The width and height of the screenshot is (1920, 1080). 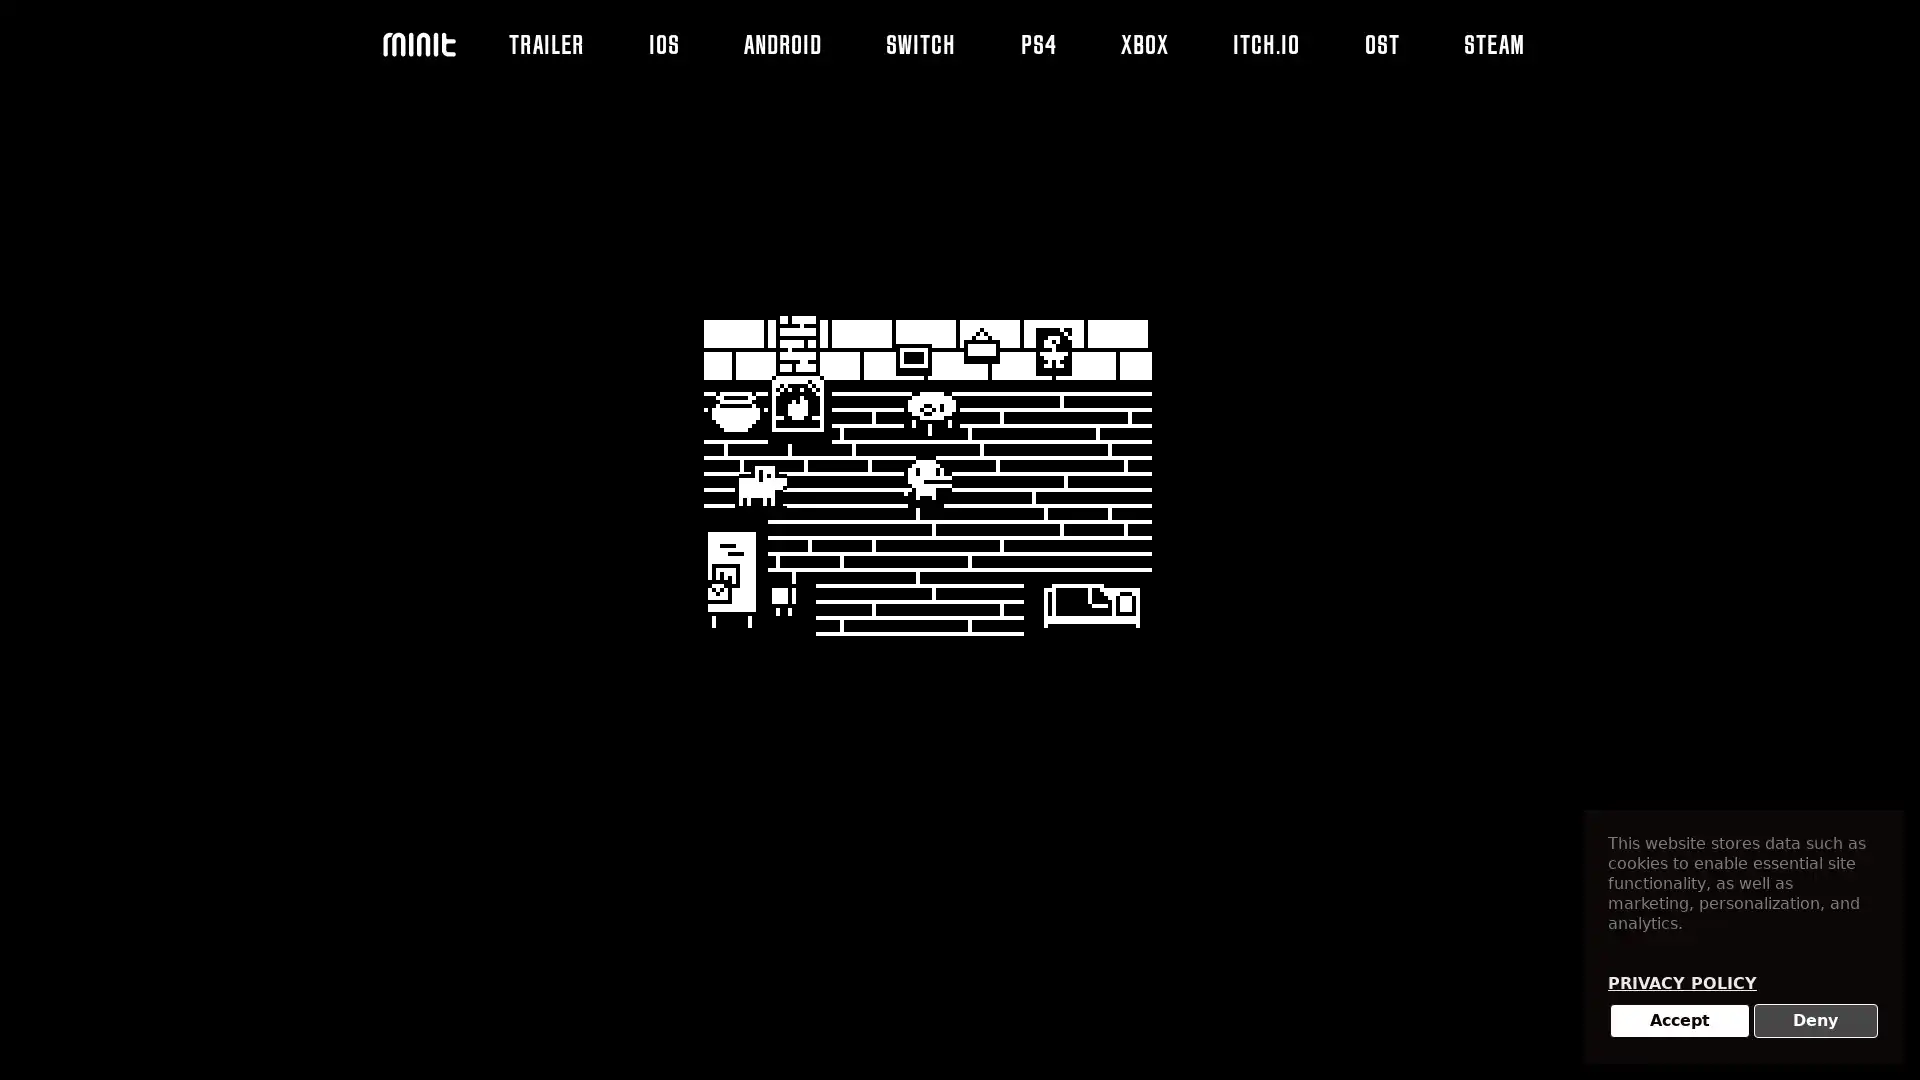 I want to click on Accept, so click(x=1679, y=1021).